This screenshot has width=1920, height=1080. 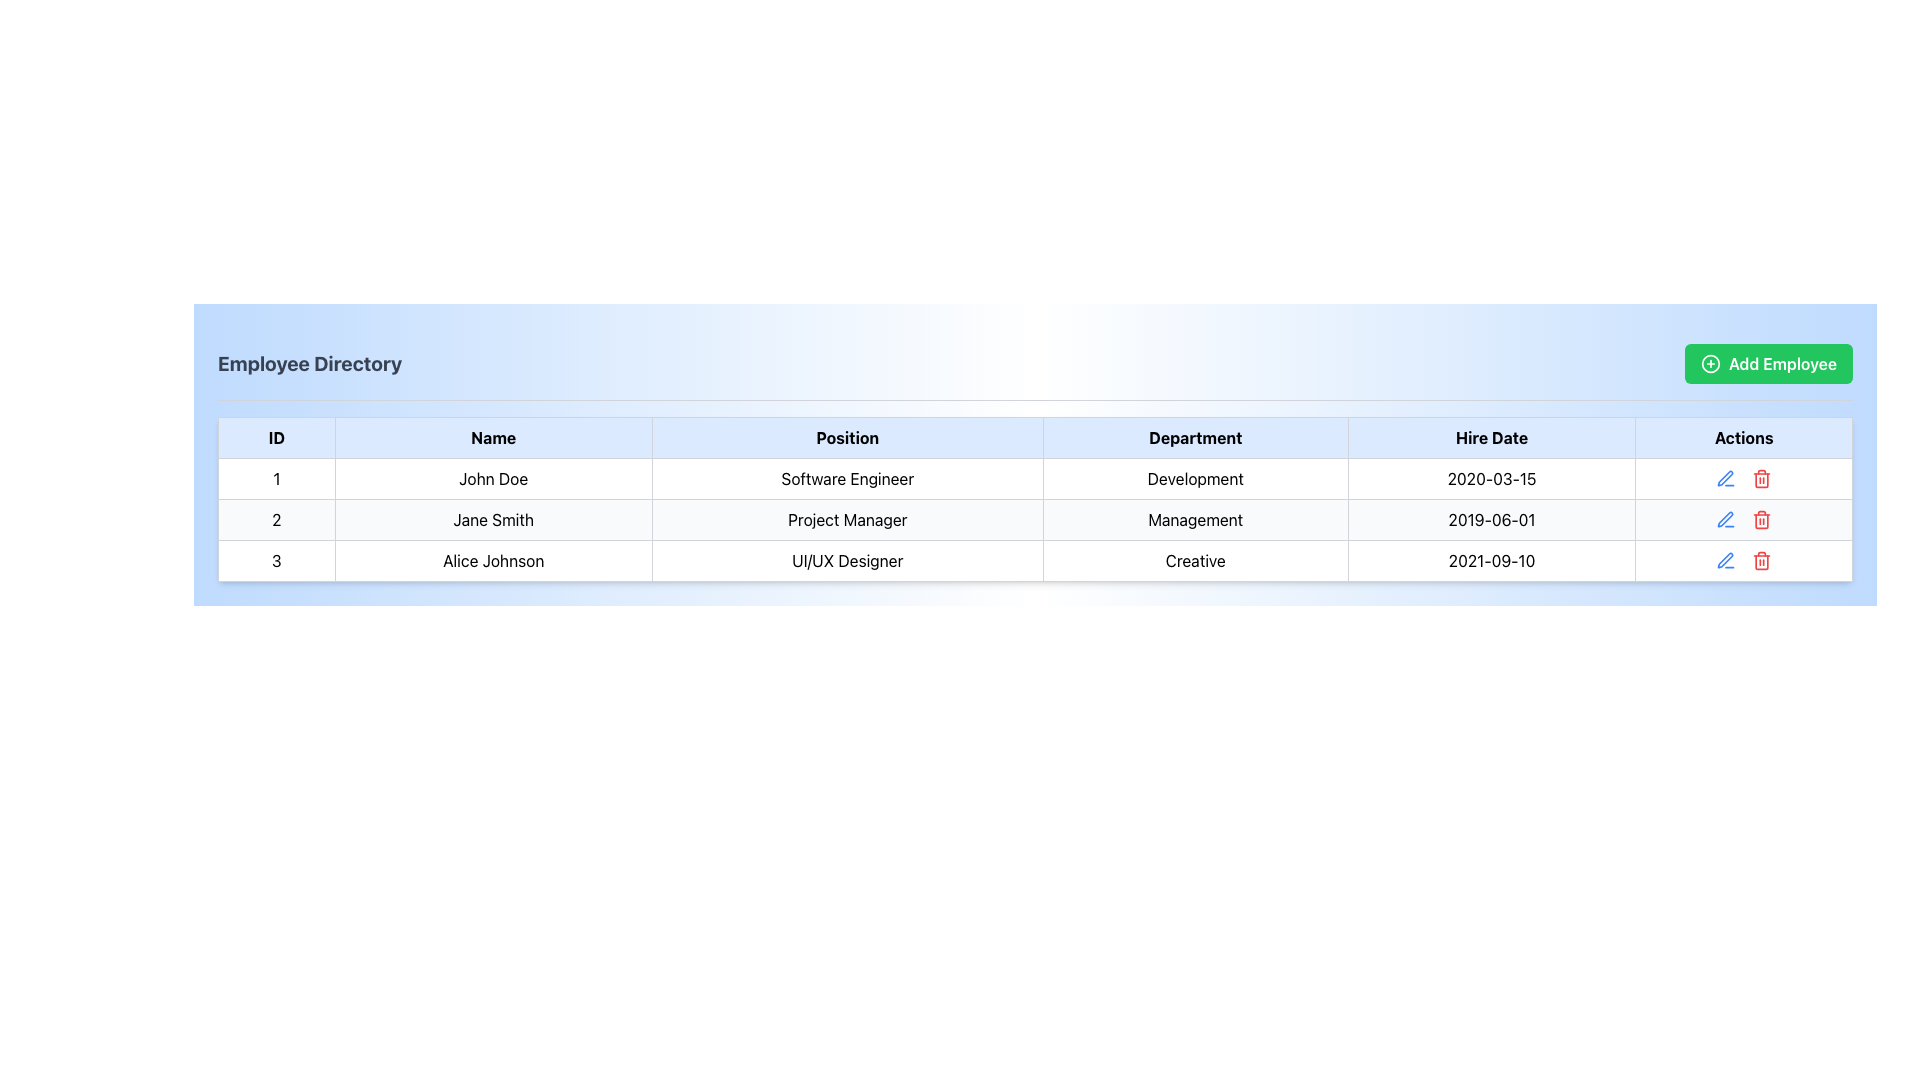 What do you see at coordinates (1743, 519) in the screenshot?
I see `the trash icon in the far-right cell of the row for 'Jane Smith' in the 'Actions' column` at bounding box center [1743, 519].